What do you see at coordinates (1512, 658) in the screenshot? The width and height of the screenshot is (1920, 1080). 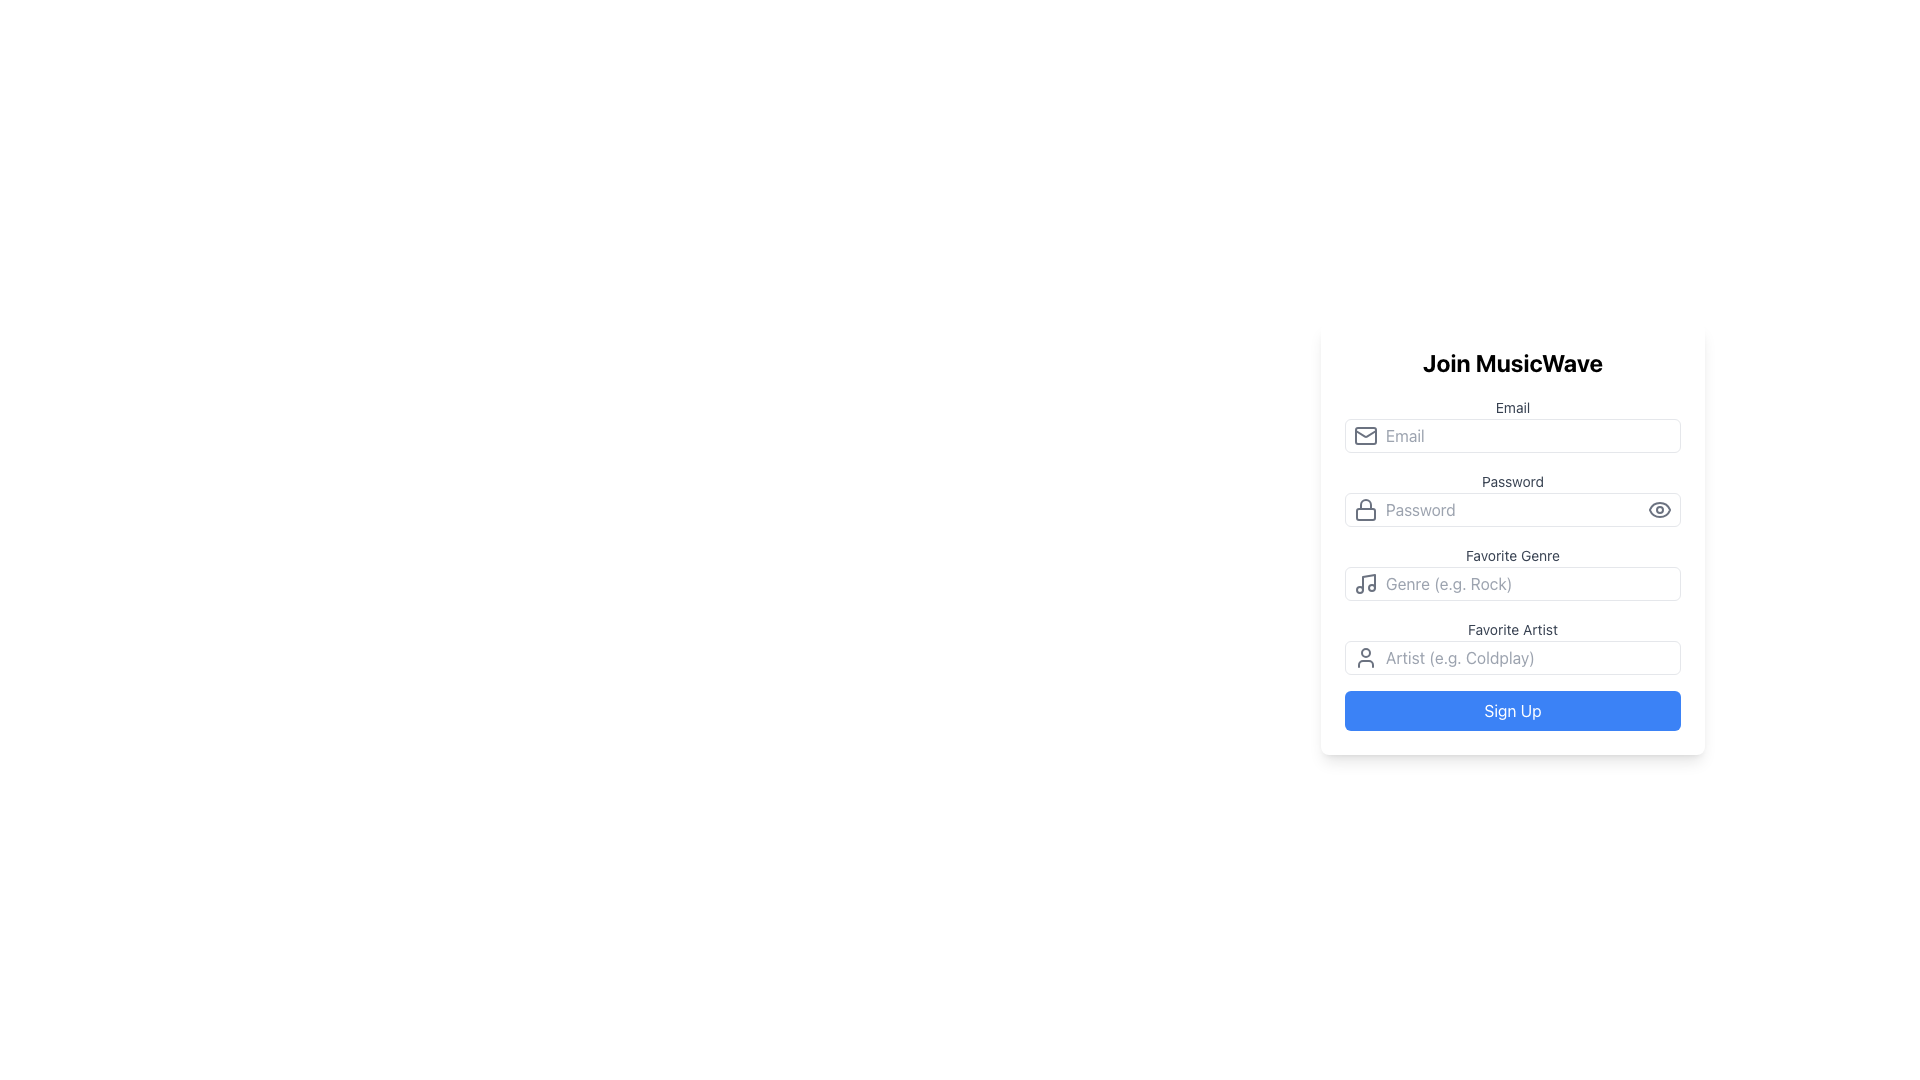 I see `the text input field for entering the artist's name, which has a placeholder text 'Artist (e.g. Coldplay)' and is located below the 'Favorite Artist' title and above the 'Sign Up' button` at bounding box center [1512, 658].